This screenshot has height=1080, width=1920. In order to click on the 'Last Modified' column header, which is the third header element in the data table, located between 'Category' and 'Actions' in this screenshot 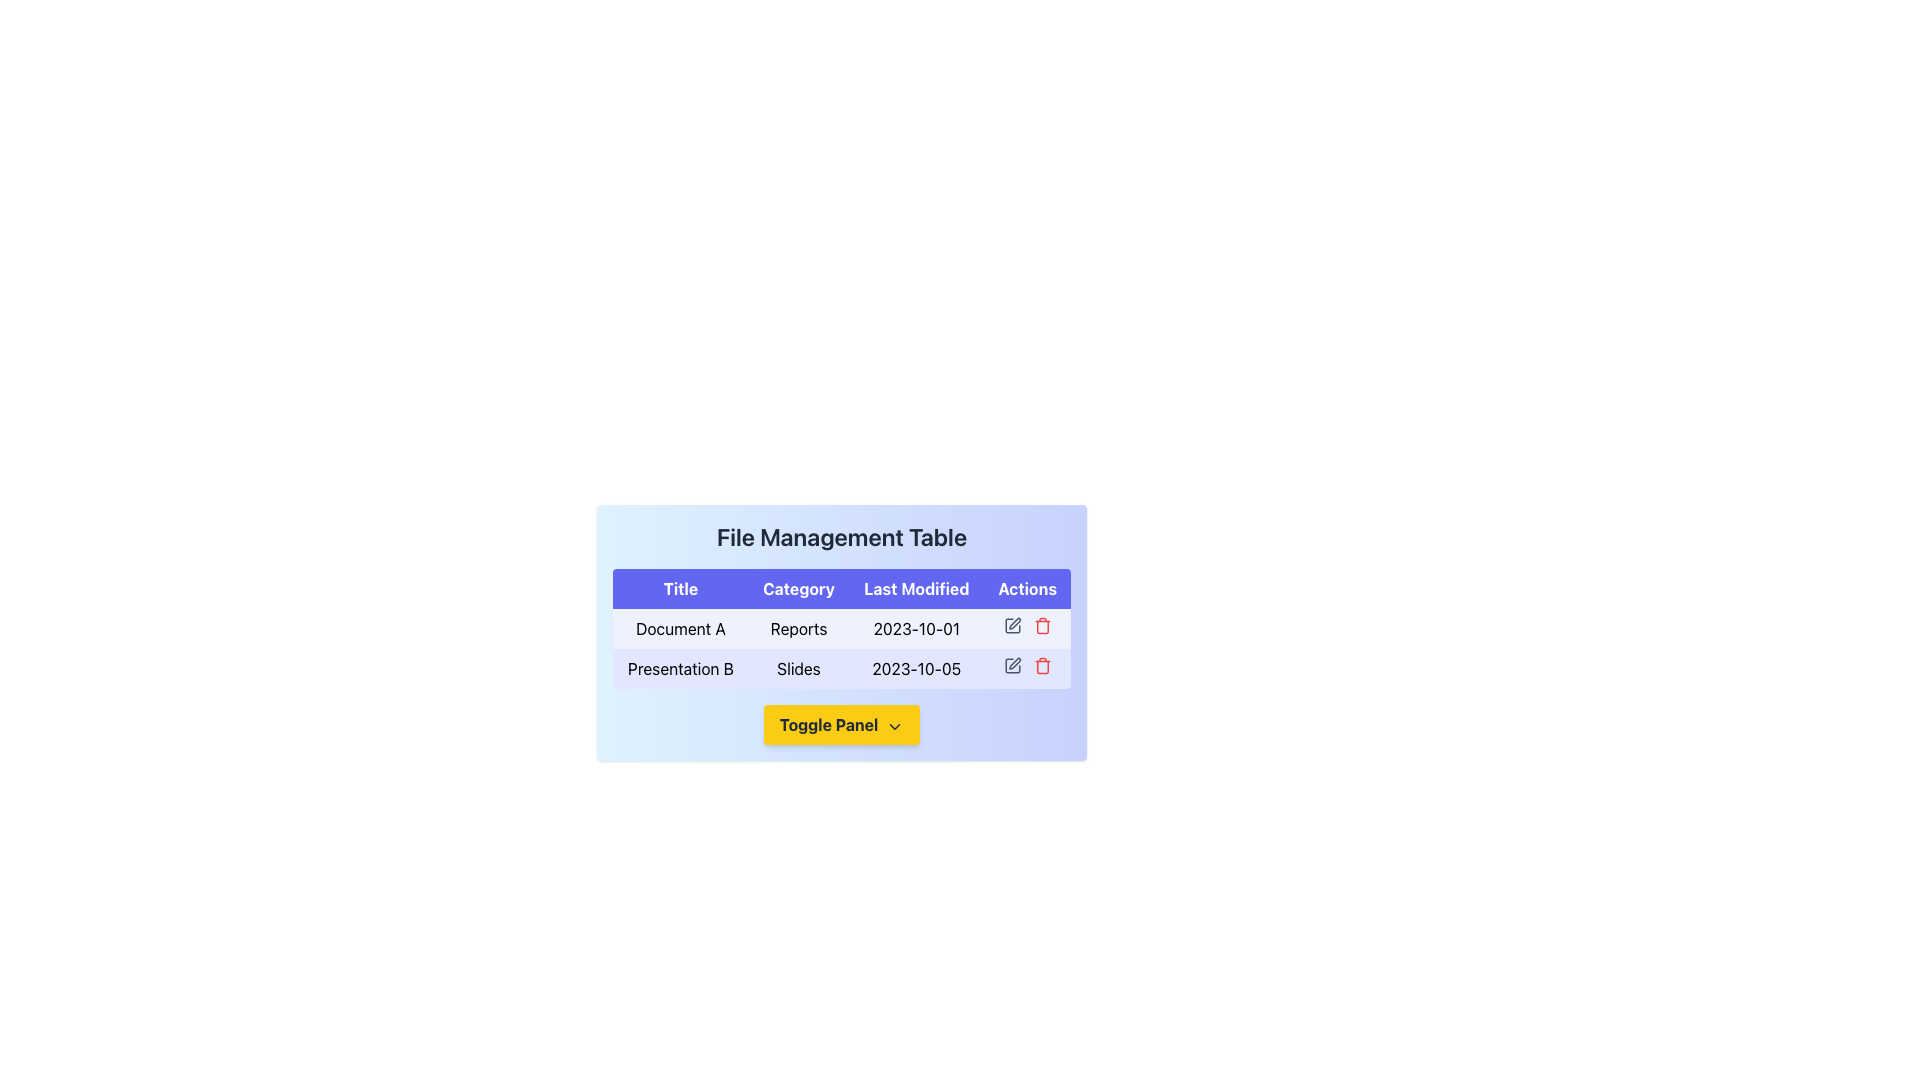, I will do `click(915, 588)`.